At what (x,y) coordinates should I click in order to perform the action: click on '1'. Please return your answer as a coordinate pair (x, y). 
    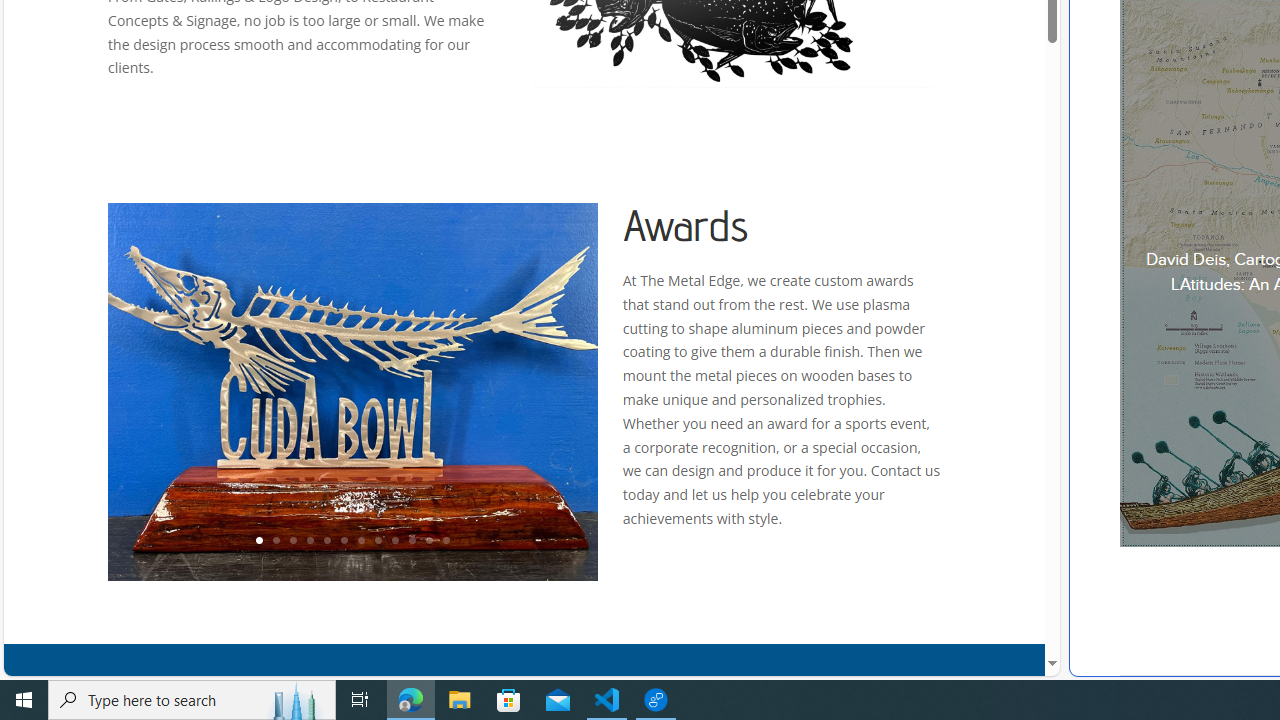
    Looking at the image, I should click on (257, 541).